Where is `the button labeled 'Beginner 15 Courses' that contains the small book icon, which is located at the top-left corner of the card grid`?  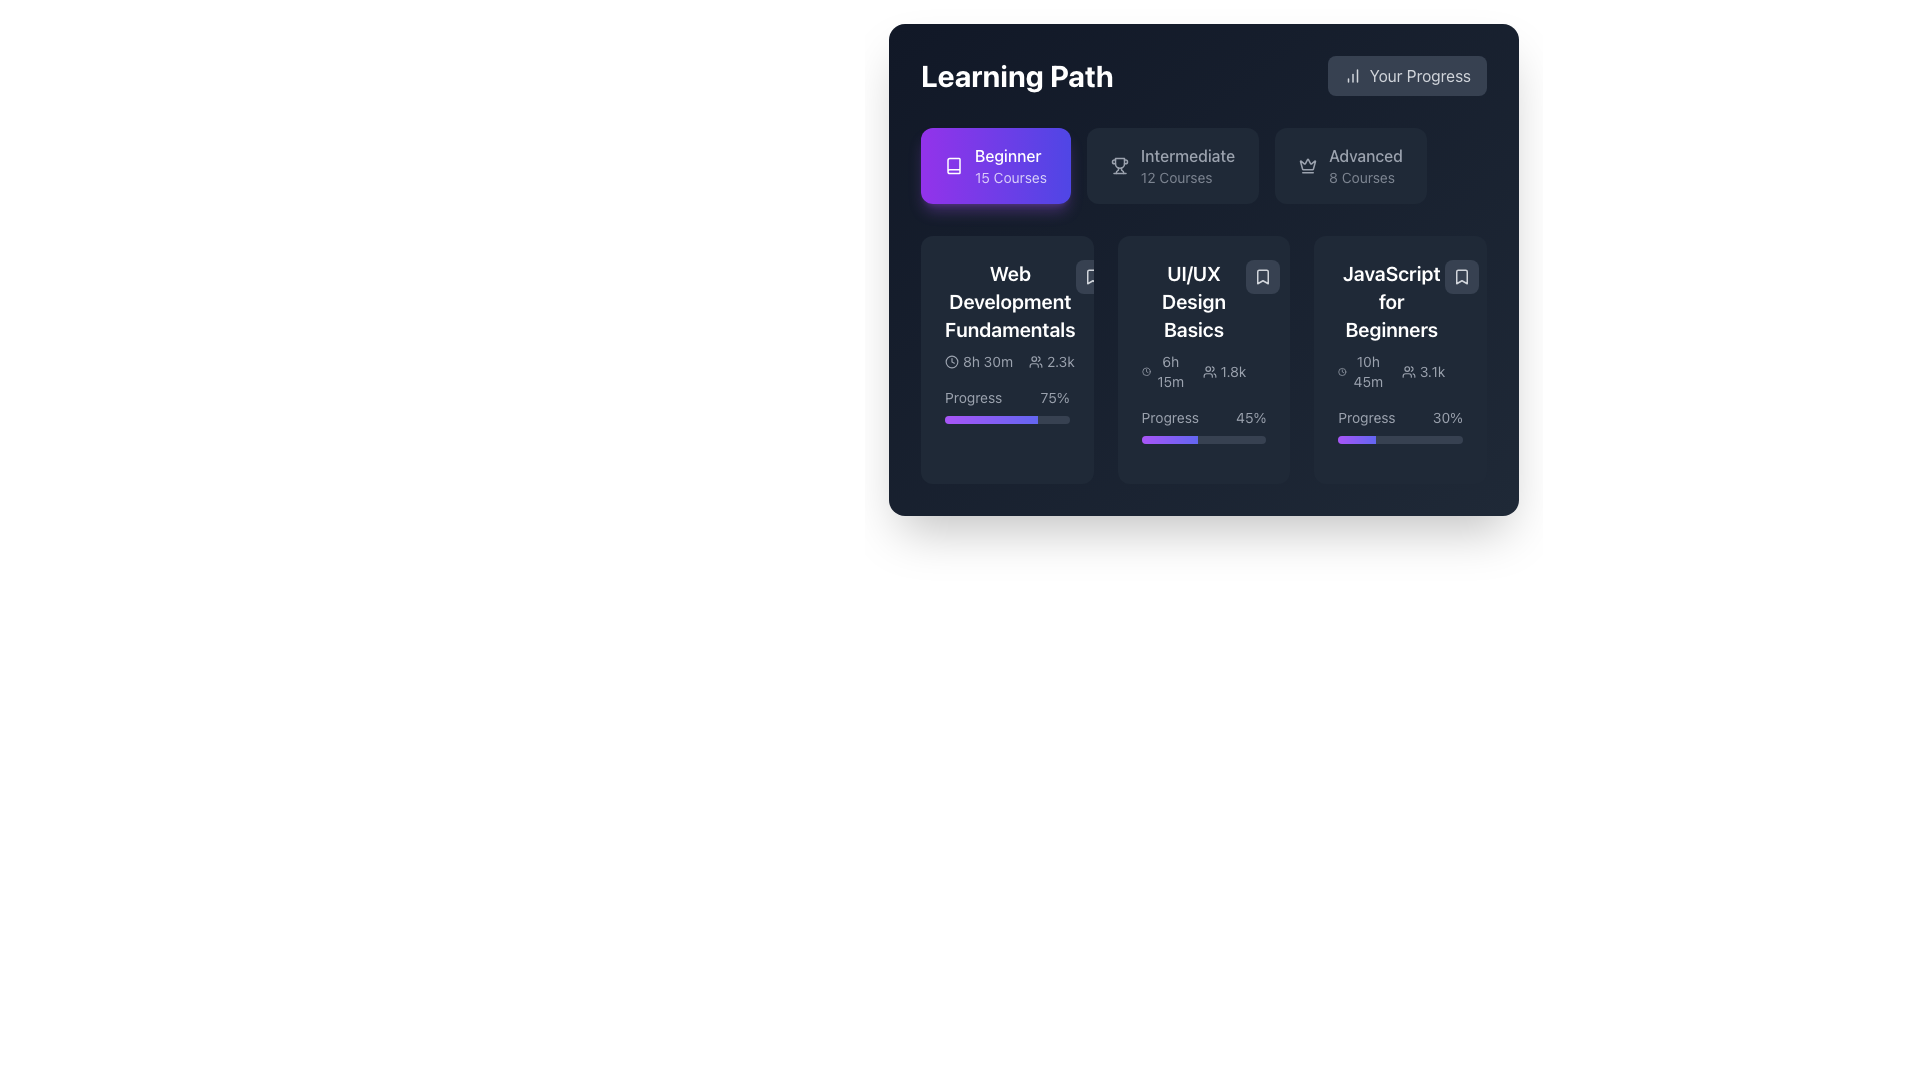 the button labeled 'Beginner 15 Courses' that contains the small book icon, which is located at the top-left corner of the card grid is located at coordinates (953, 164).